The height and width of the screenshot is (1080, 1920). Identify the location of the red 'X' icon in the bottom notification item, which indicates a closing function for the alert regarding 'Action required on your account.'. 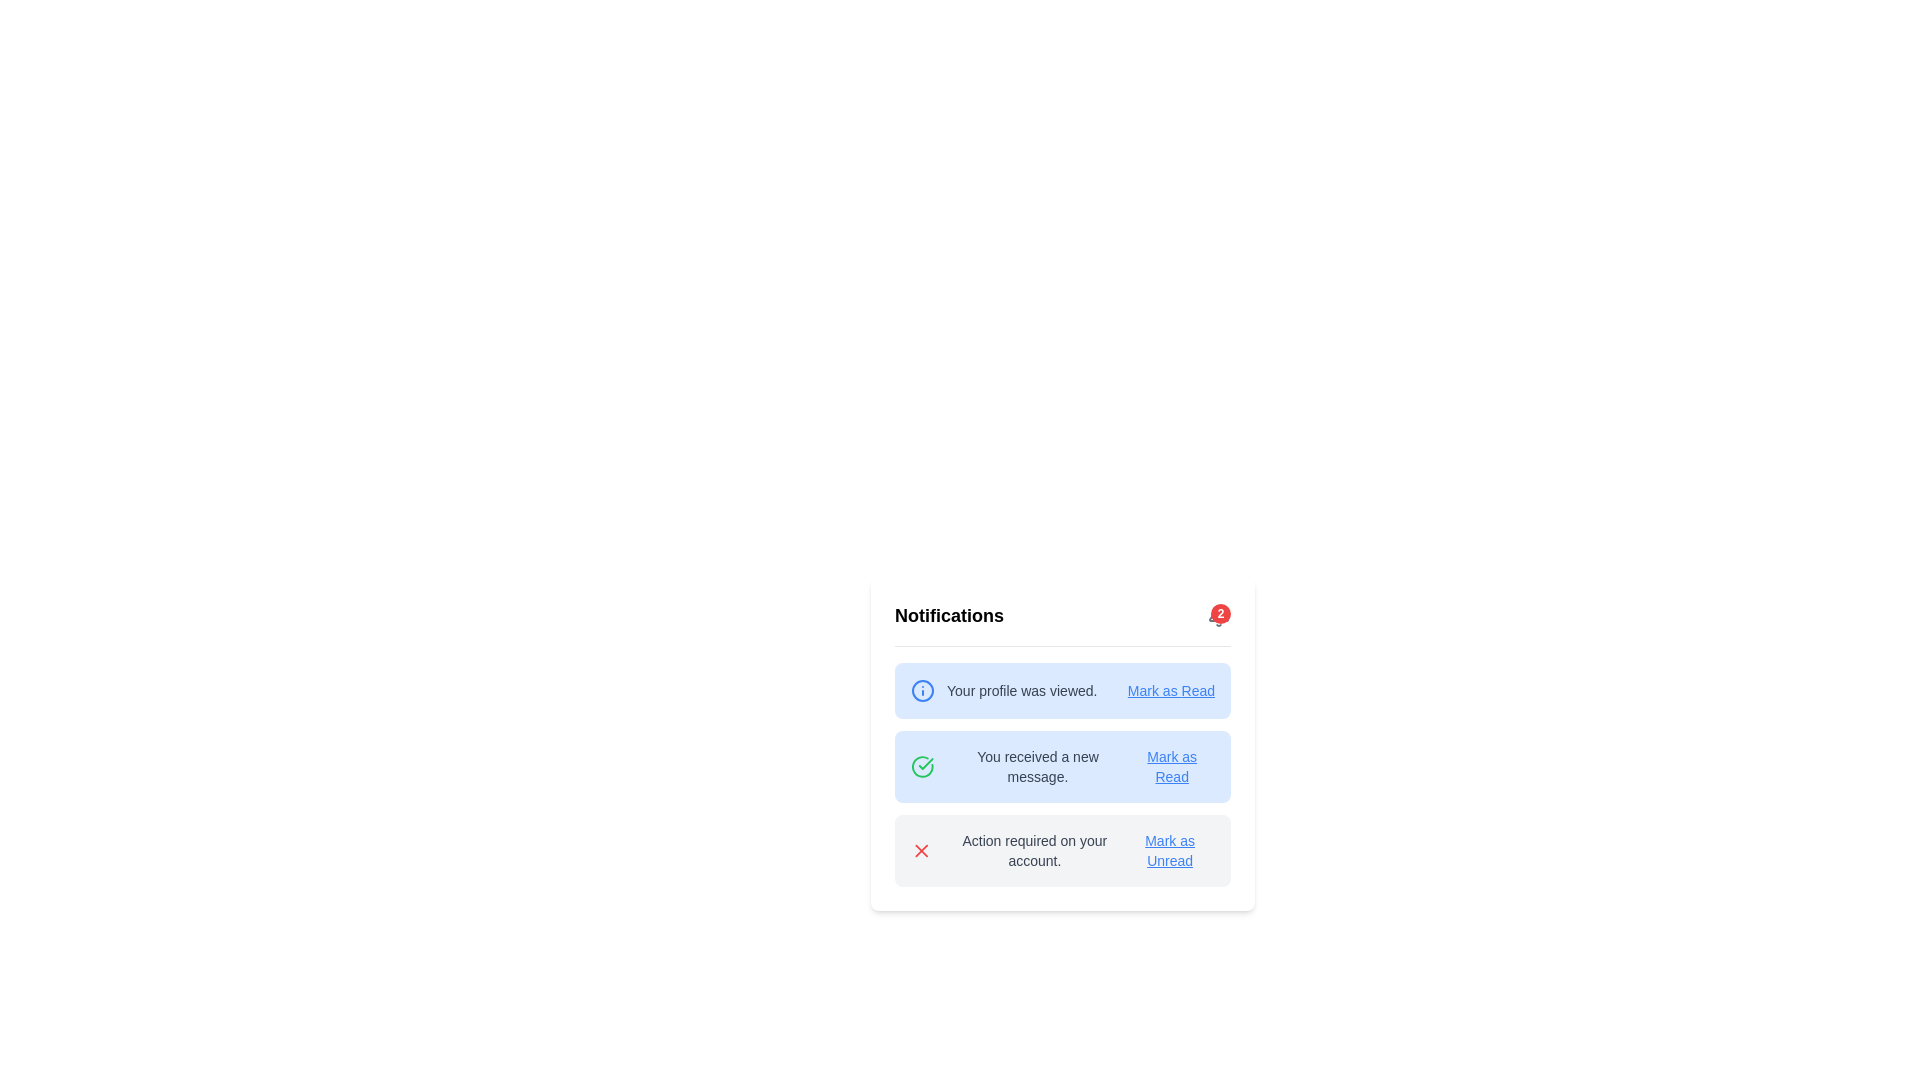
(920, 851).